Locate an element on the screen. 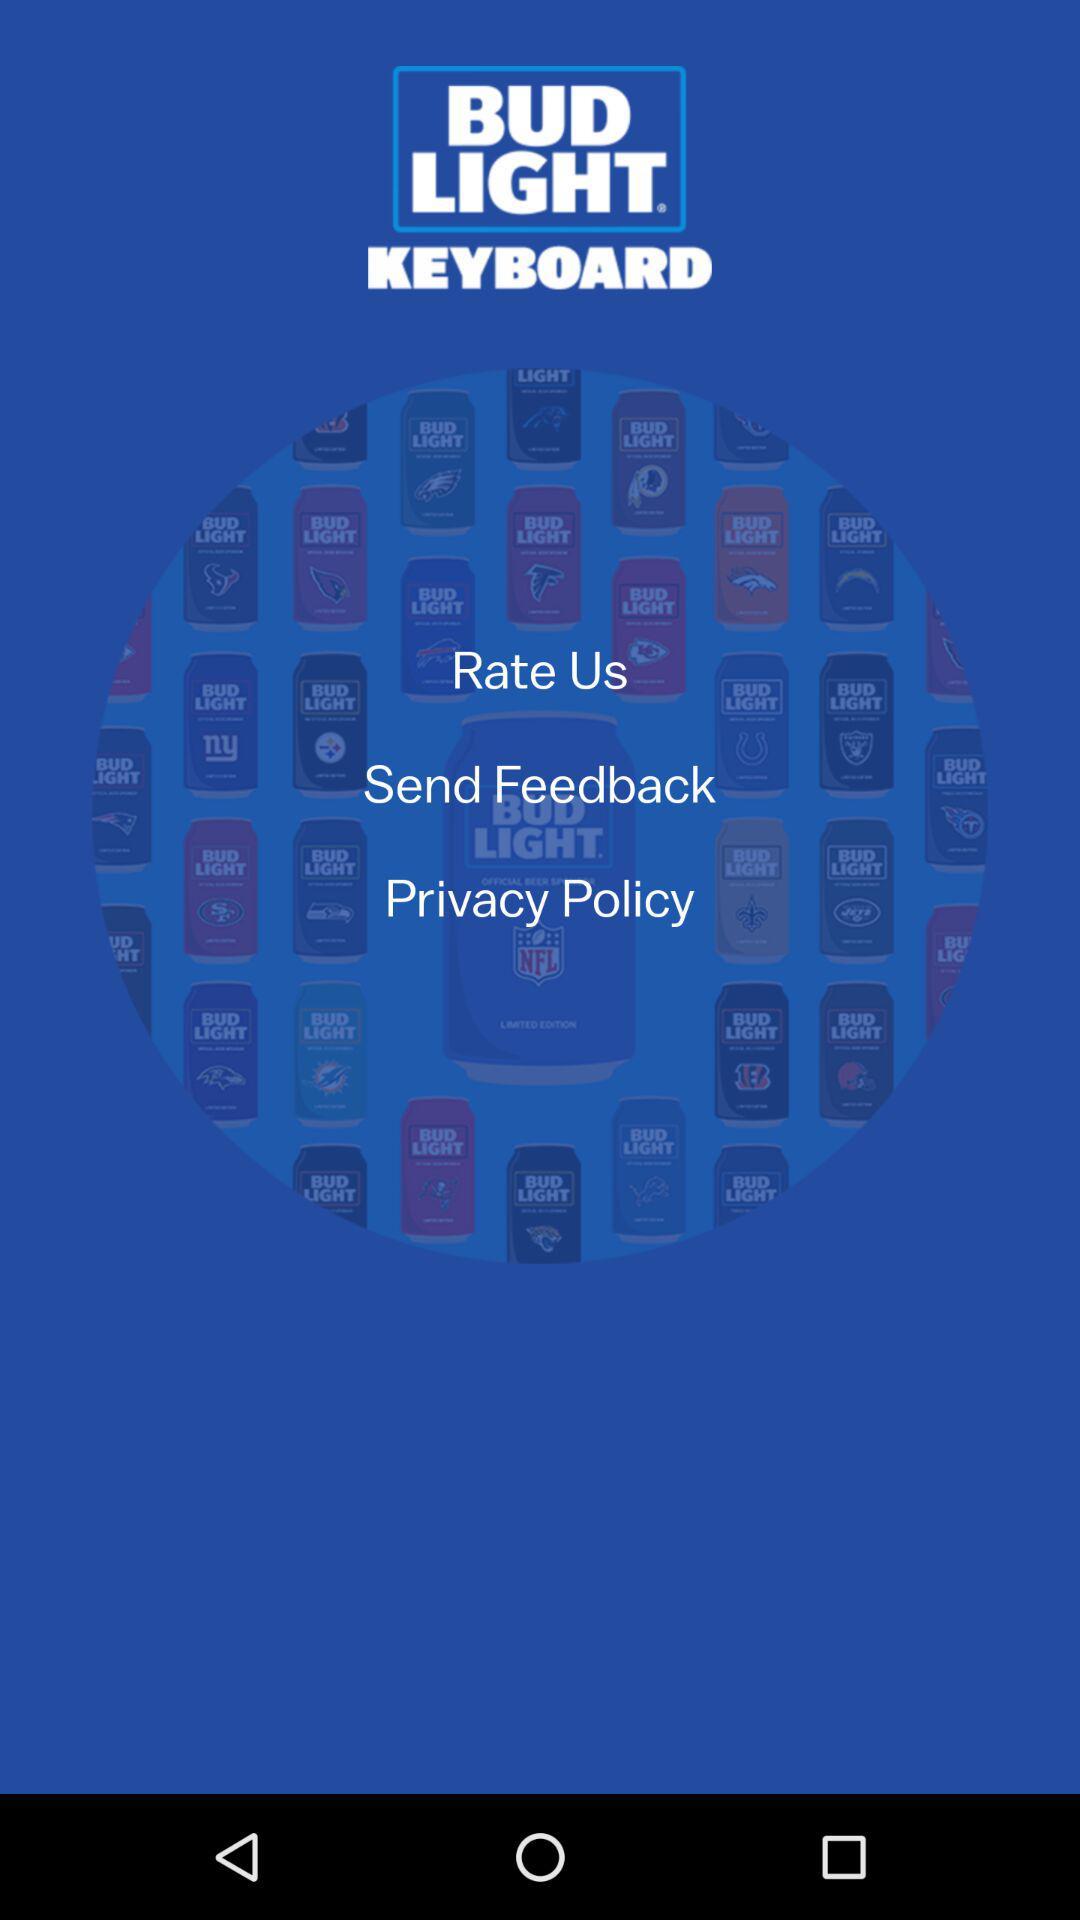 This screenshot has height=1920, width=1080. send feedback item is located at coordinates (540, 781).